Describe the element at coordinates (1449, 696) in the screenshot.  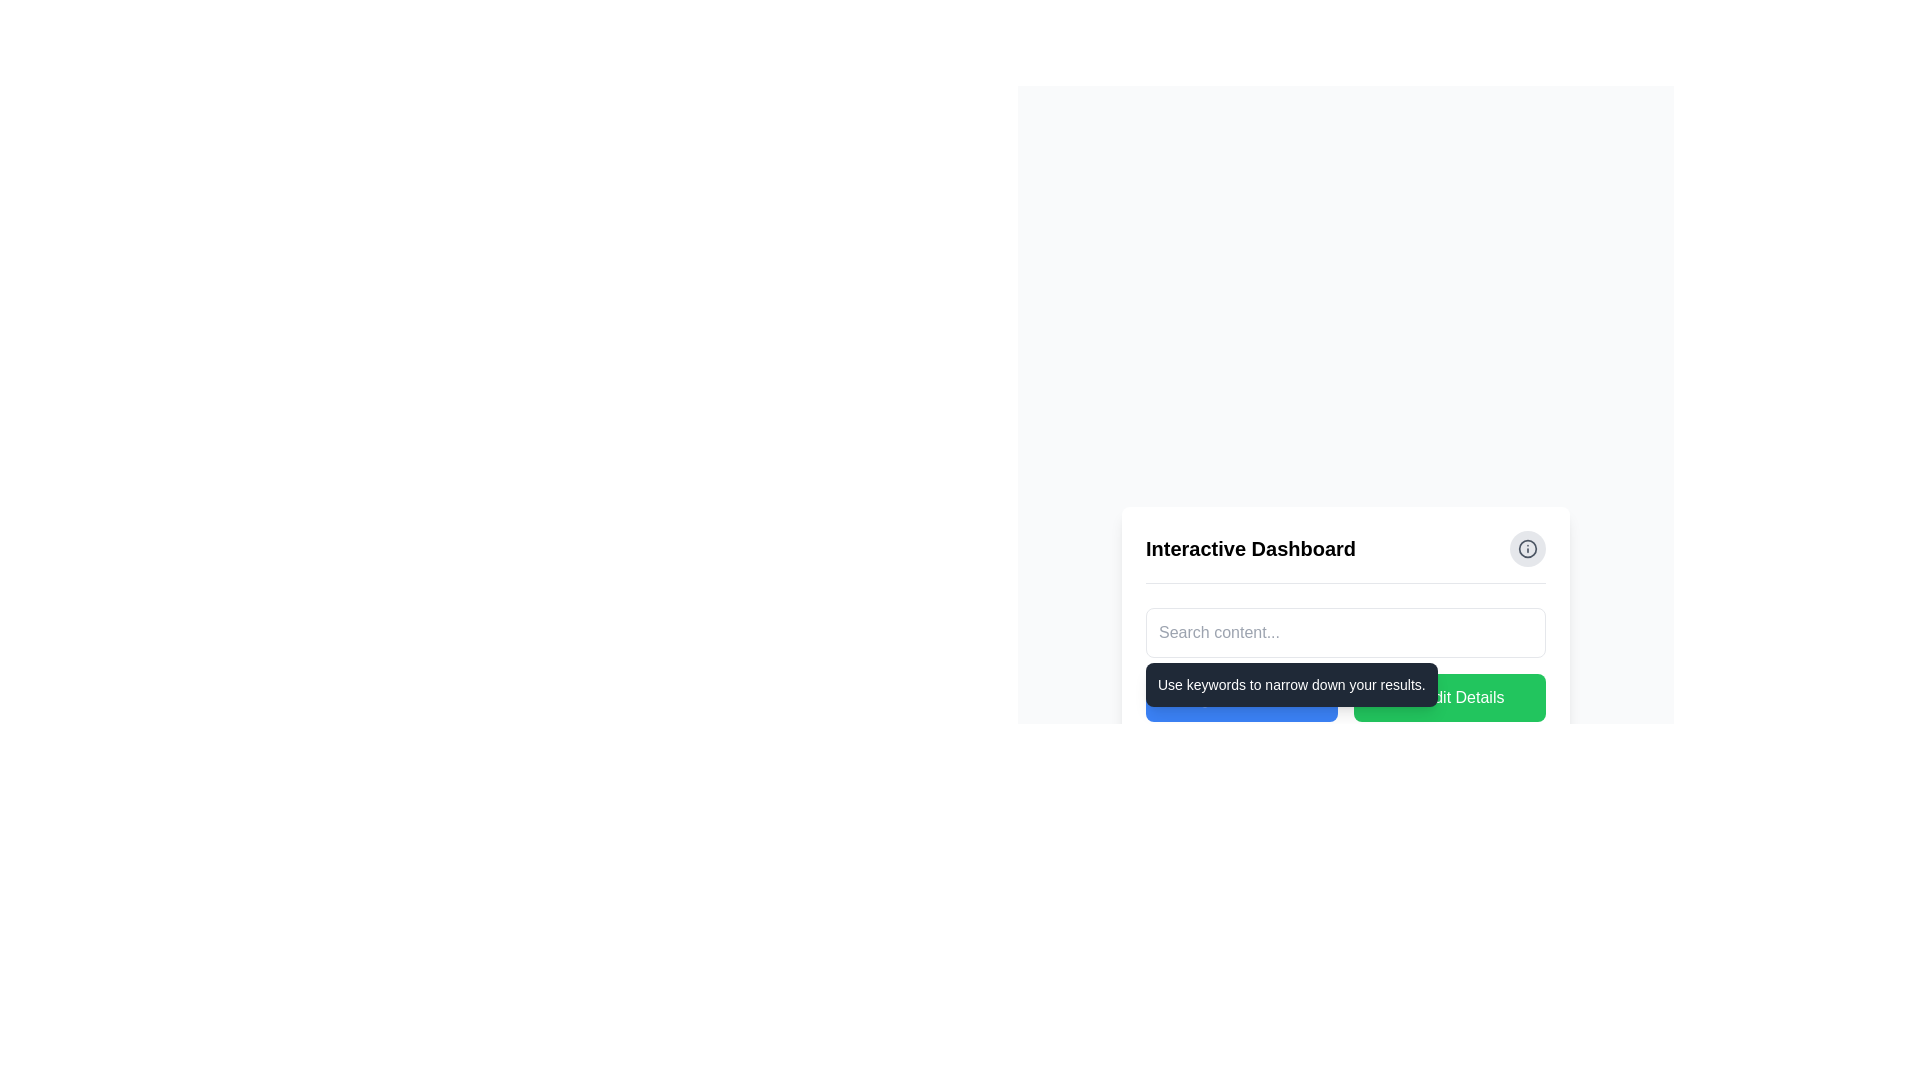
I see `the green button labeled 'Edit Details' with a pen icon` at that location.